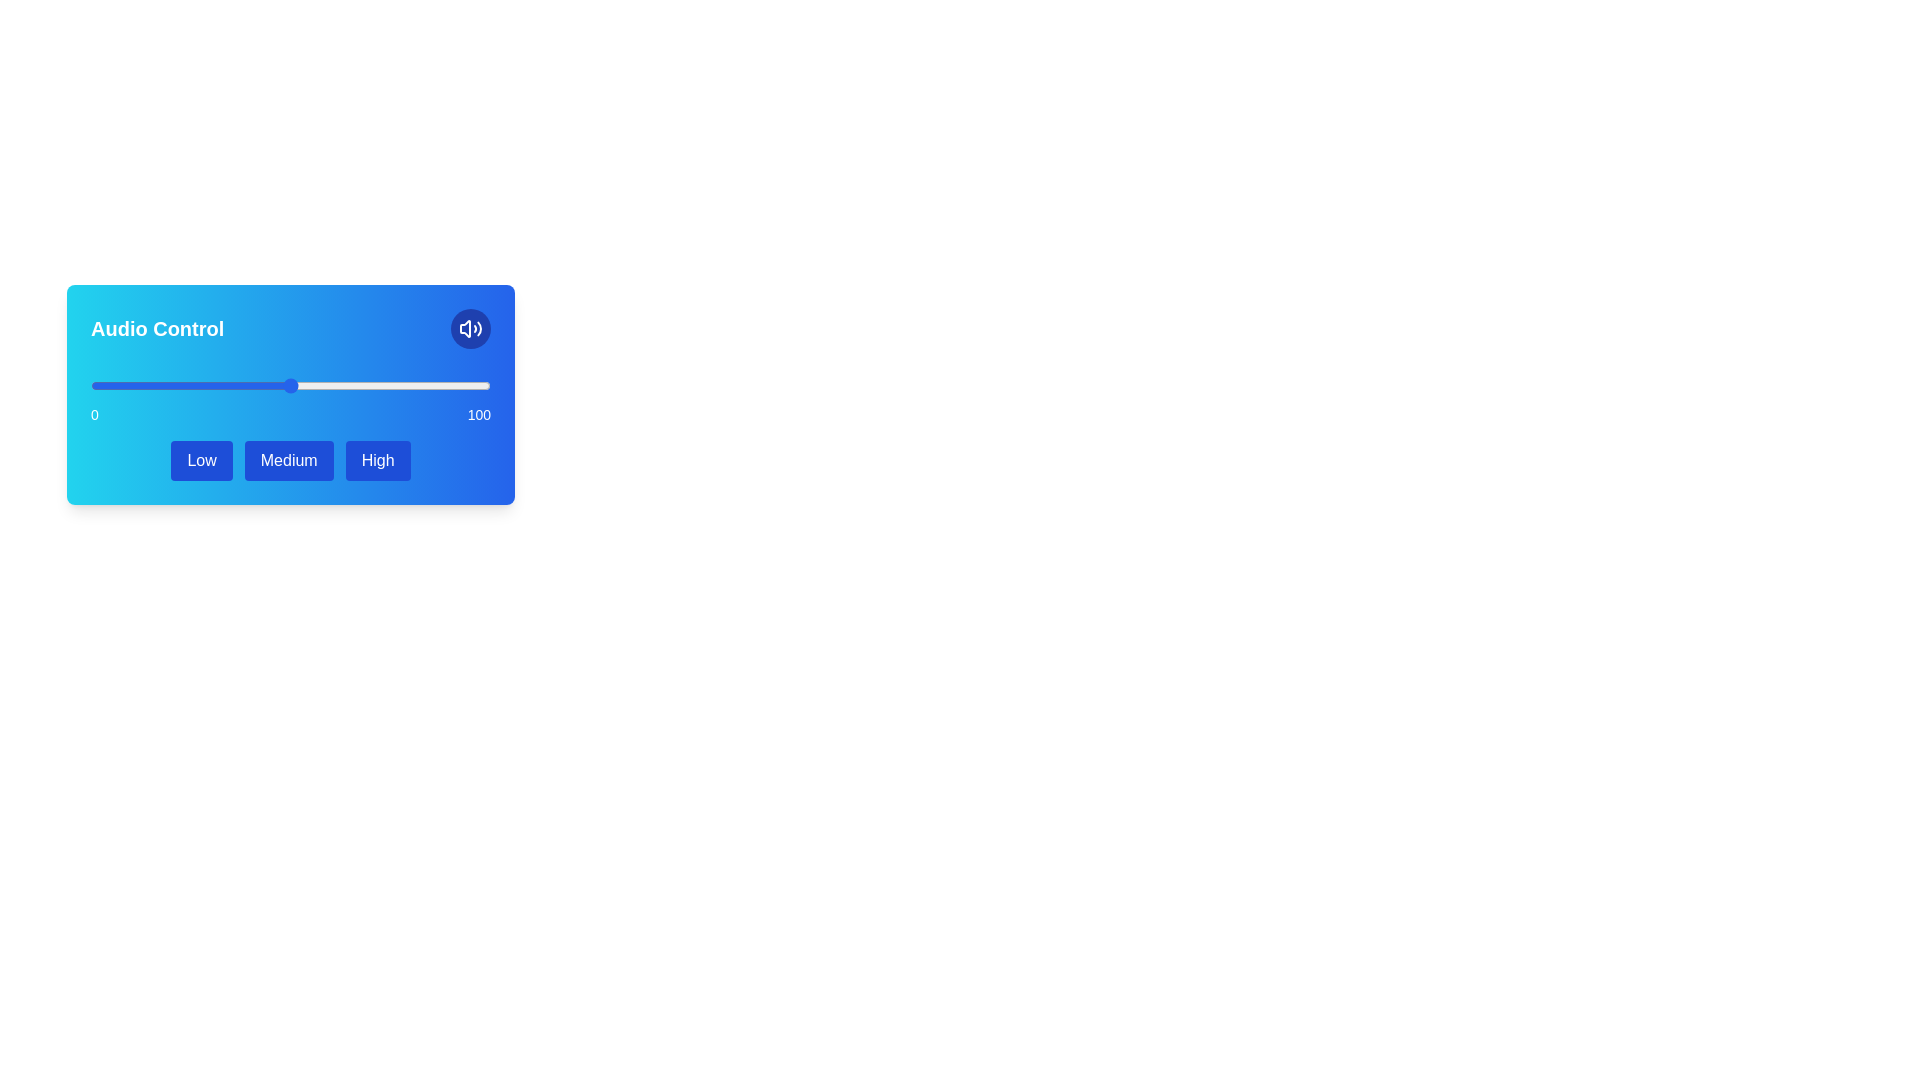  What do you see at coordinates (258, 385) in the screenshot?
I see `the slider value` at bounding box center [258, 385].